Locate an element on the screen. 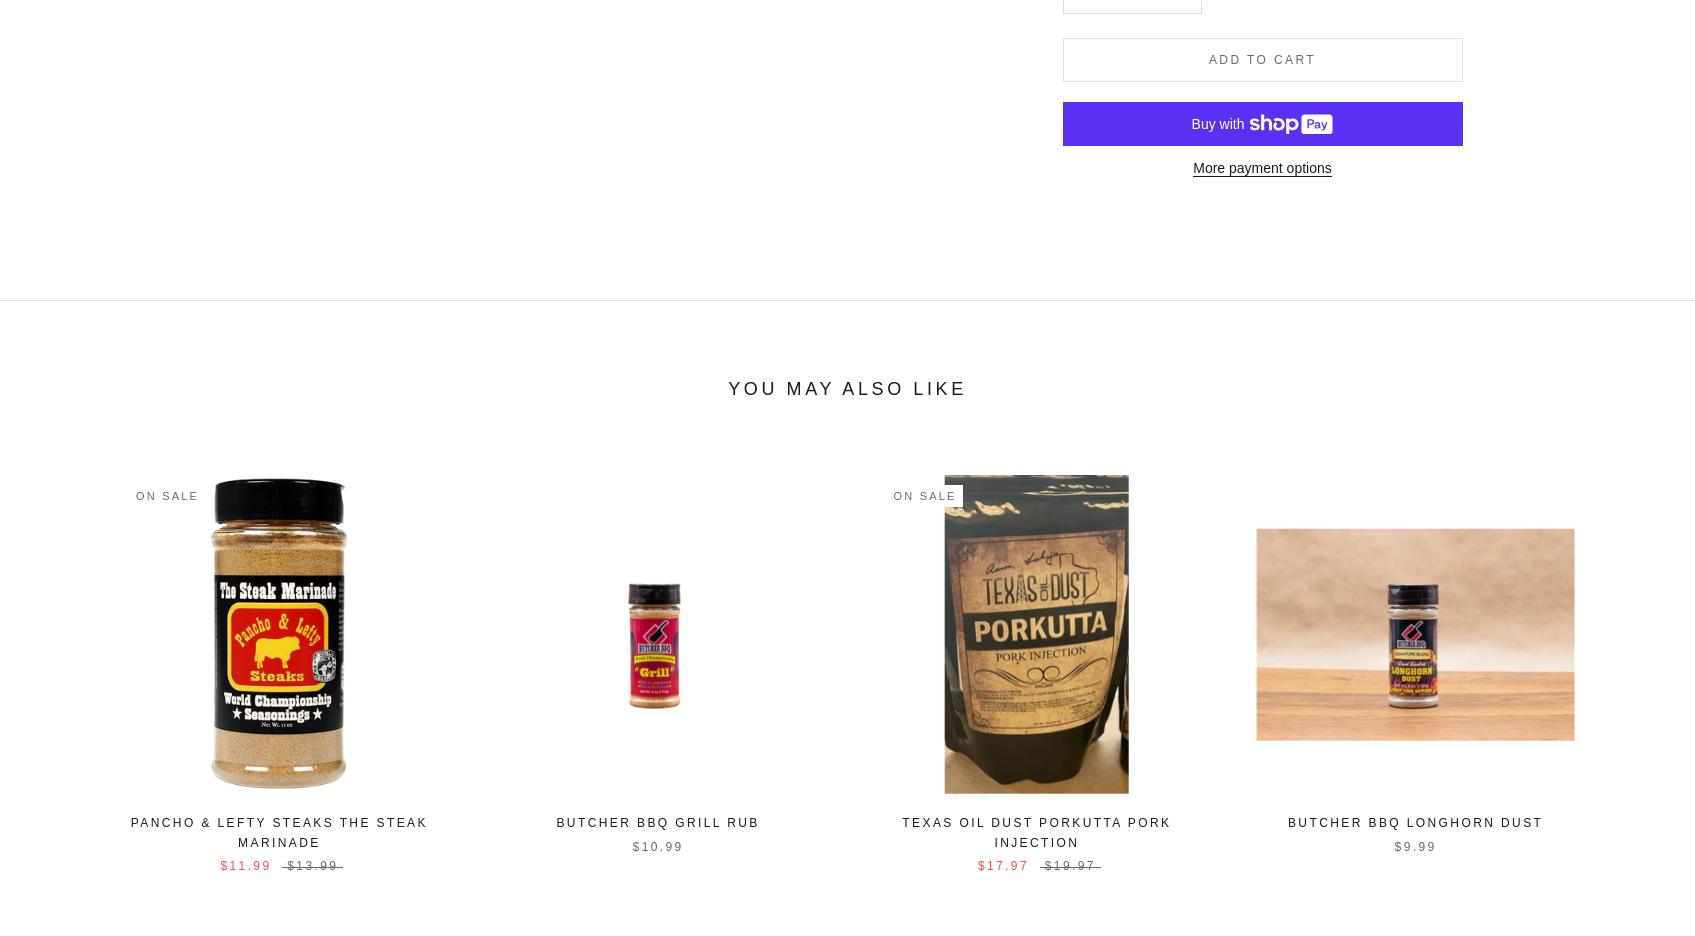 The image size is (1695, 936). 'Buy with' is located at coordinates (1219, 124).